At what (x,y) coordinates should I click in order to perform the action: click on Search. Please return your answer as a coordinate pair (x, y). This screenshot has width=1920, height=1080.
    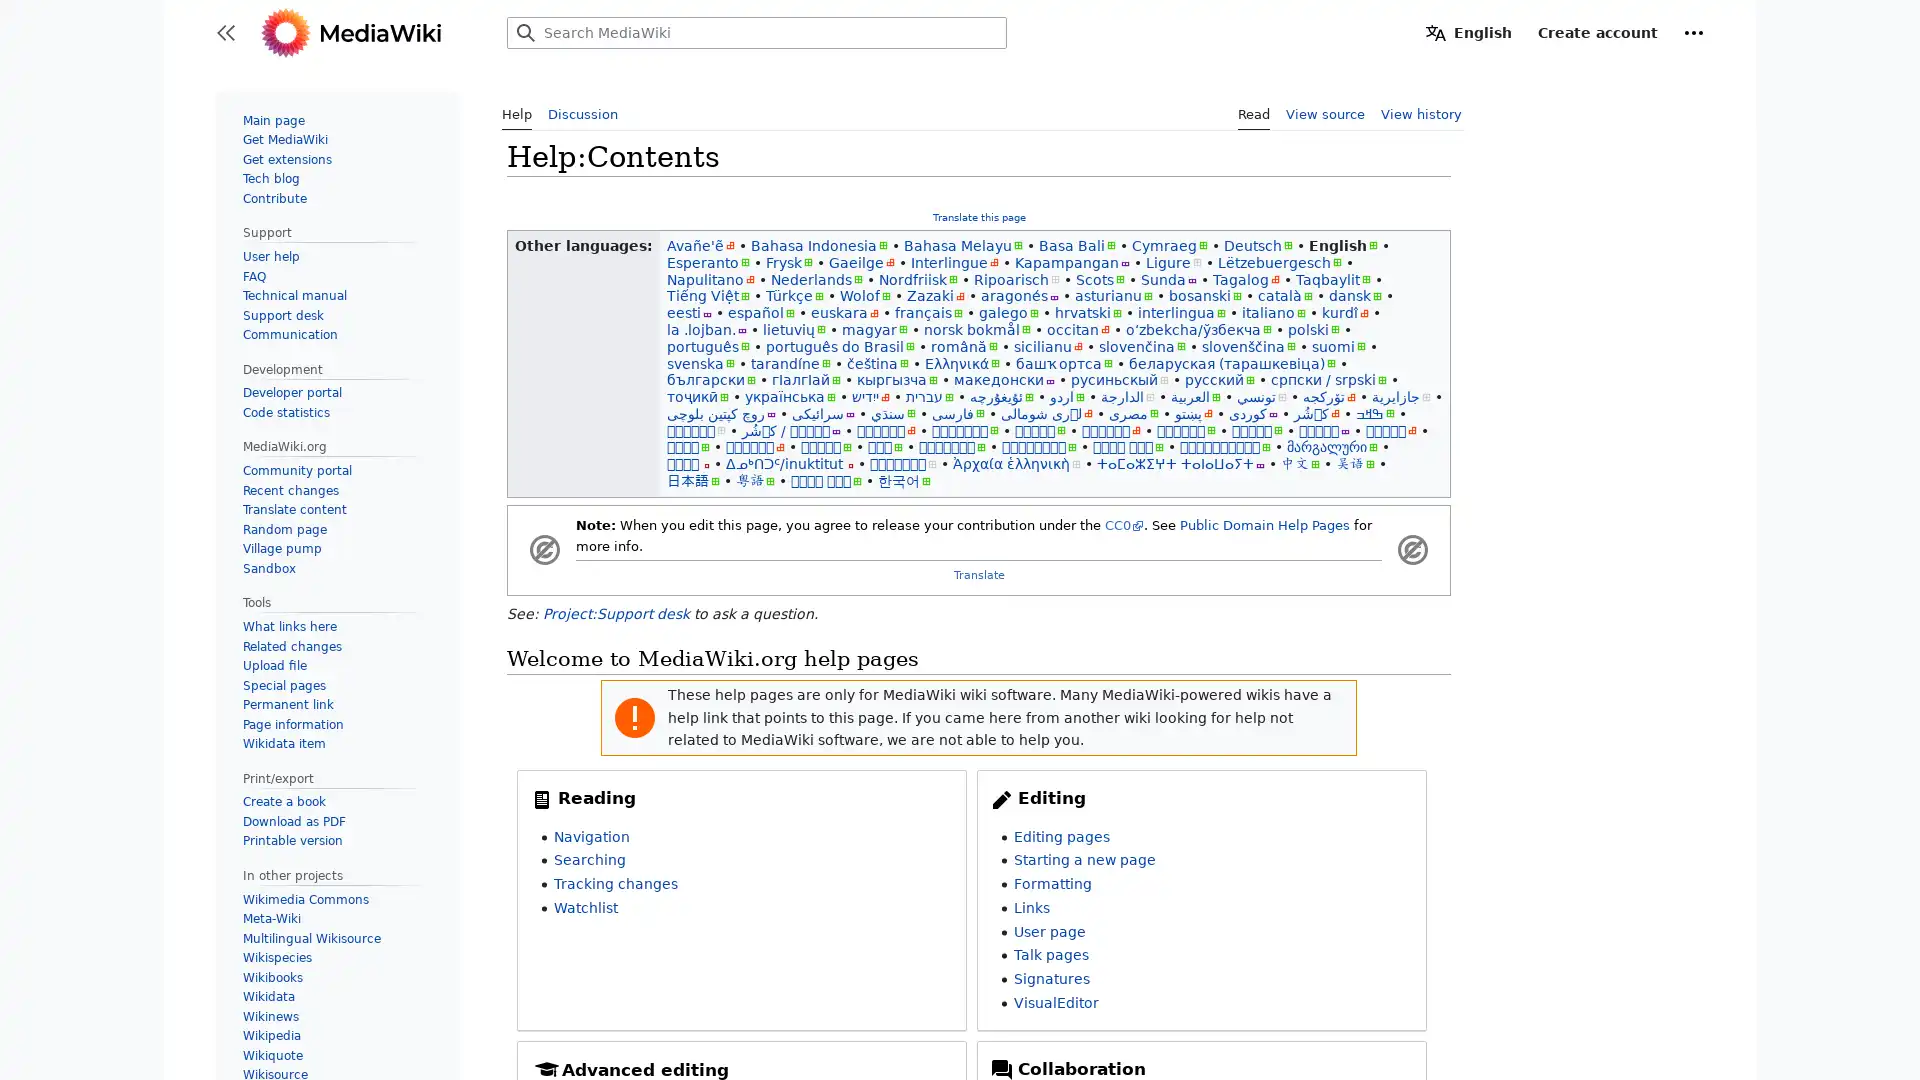
    Looking at the image, I should click on (526, 33).